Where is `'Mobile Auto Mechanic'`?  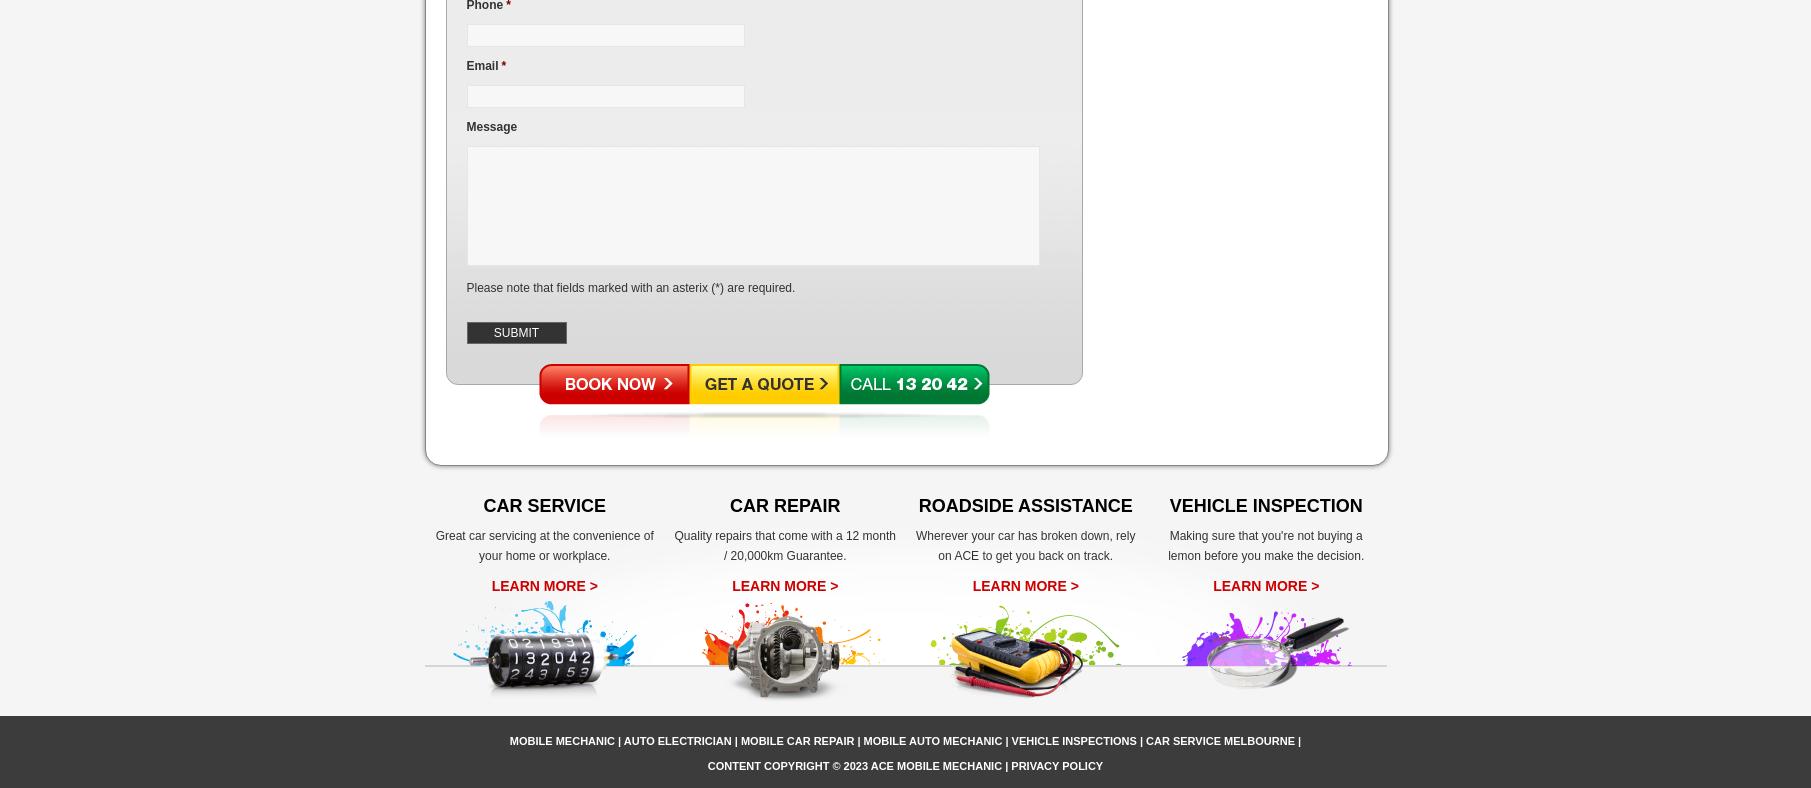
'Mobile Auto Mechanic' is located at coordinates (931, 740).